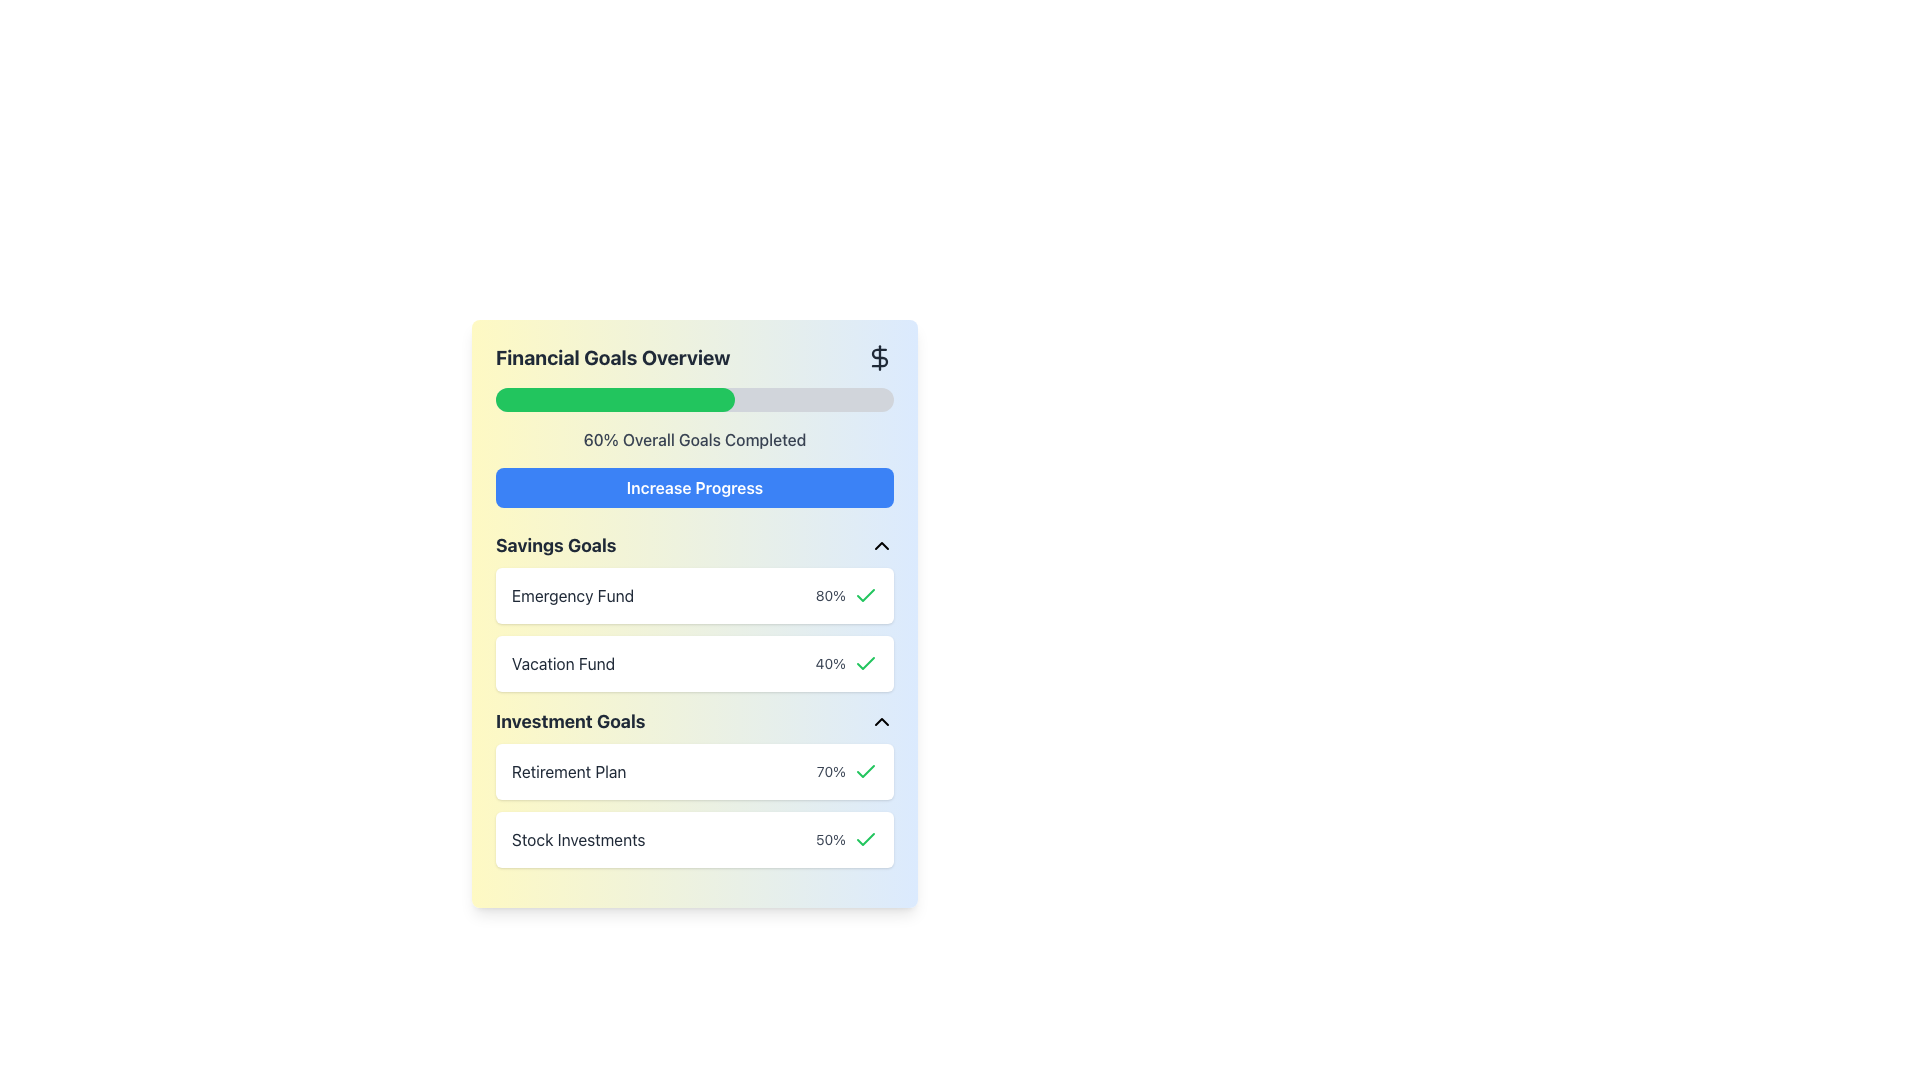 This screenshot has width=1920, height=1080. I want to click on the approval icon indicating the completion of the 'Vacation Fund' goal, so click(865, 663).